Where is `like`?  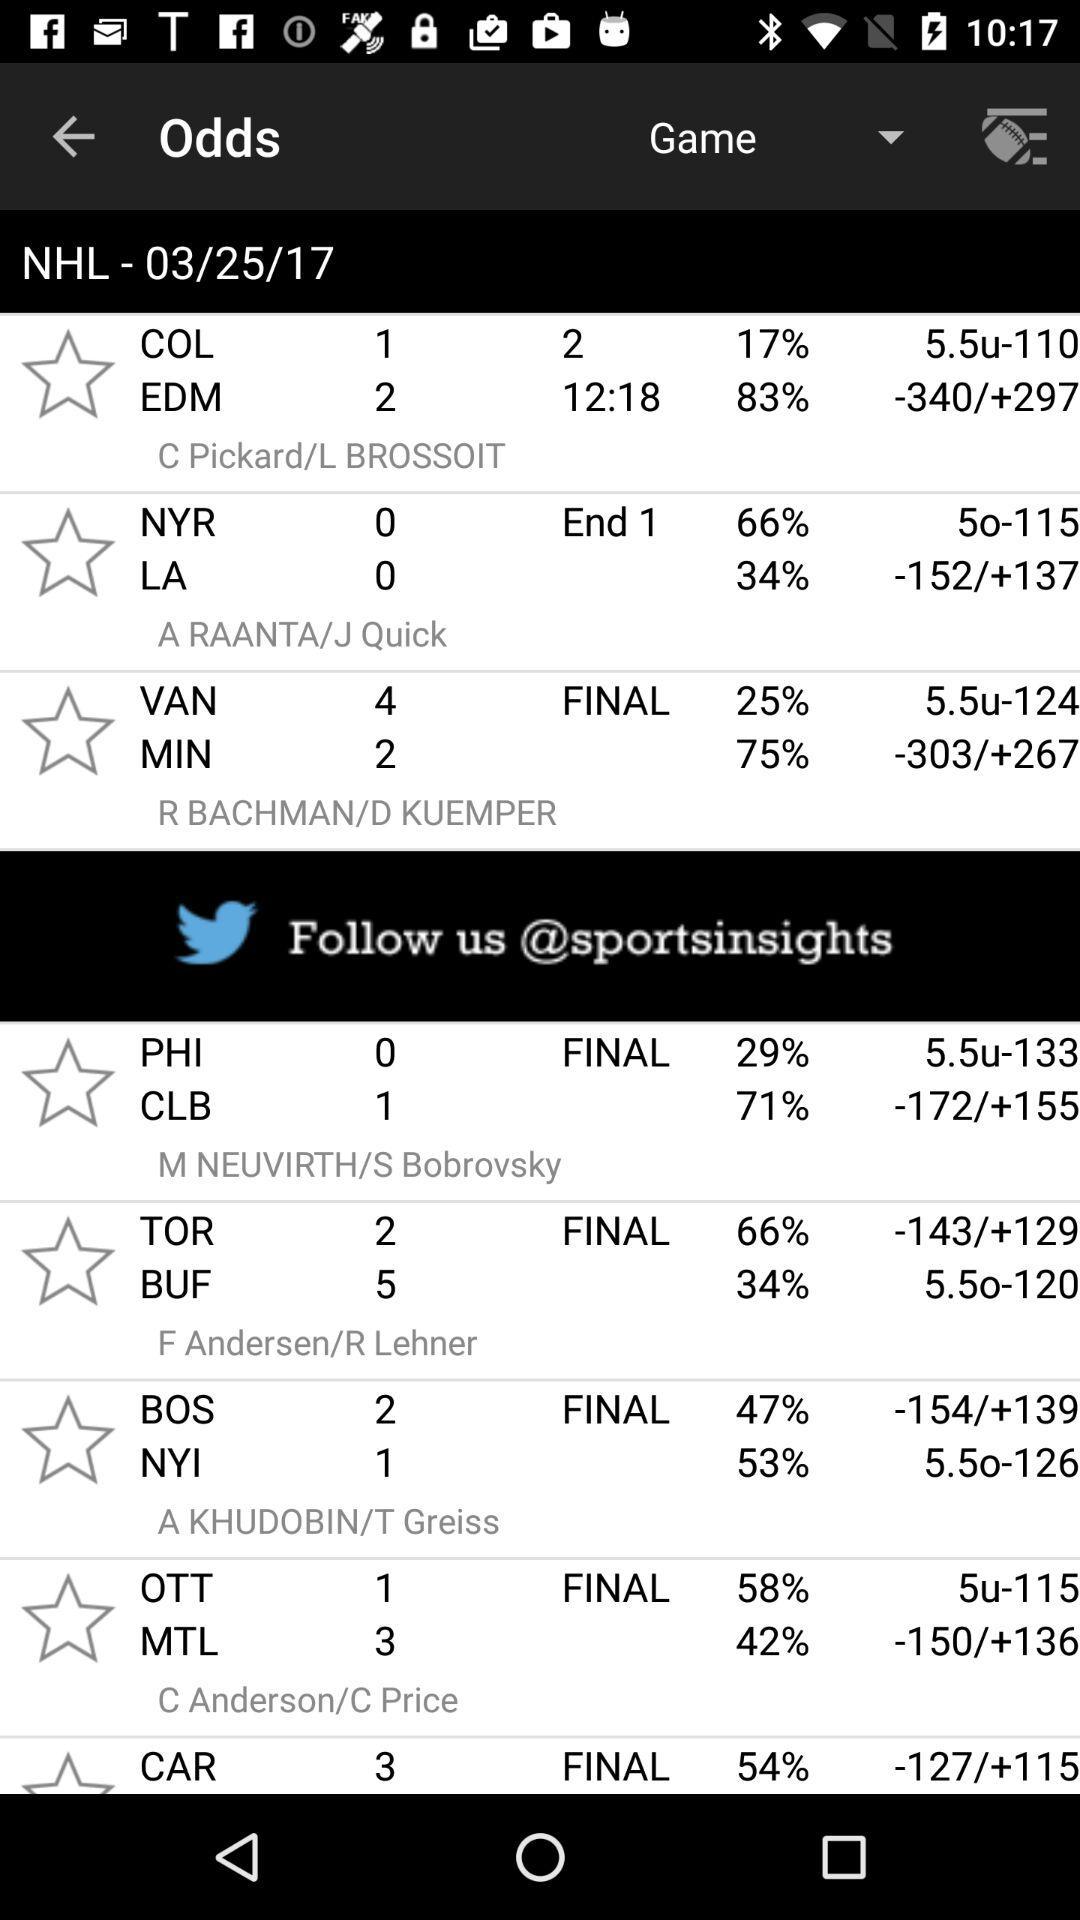
like is located at coordinates (67, 1259).